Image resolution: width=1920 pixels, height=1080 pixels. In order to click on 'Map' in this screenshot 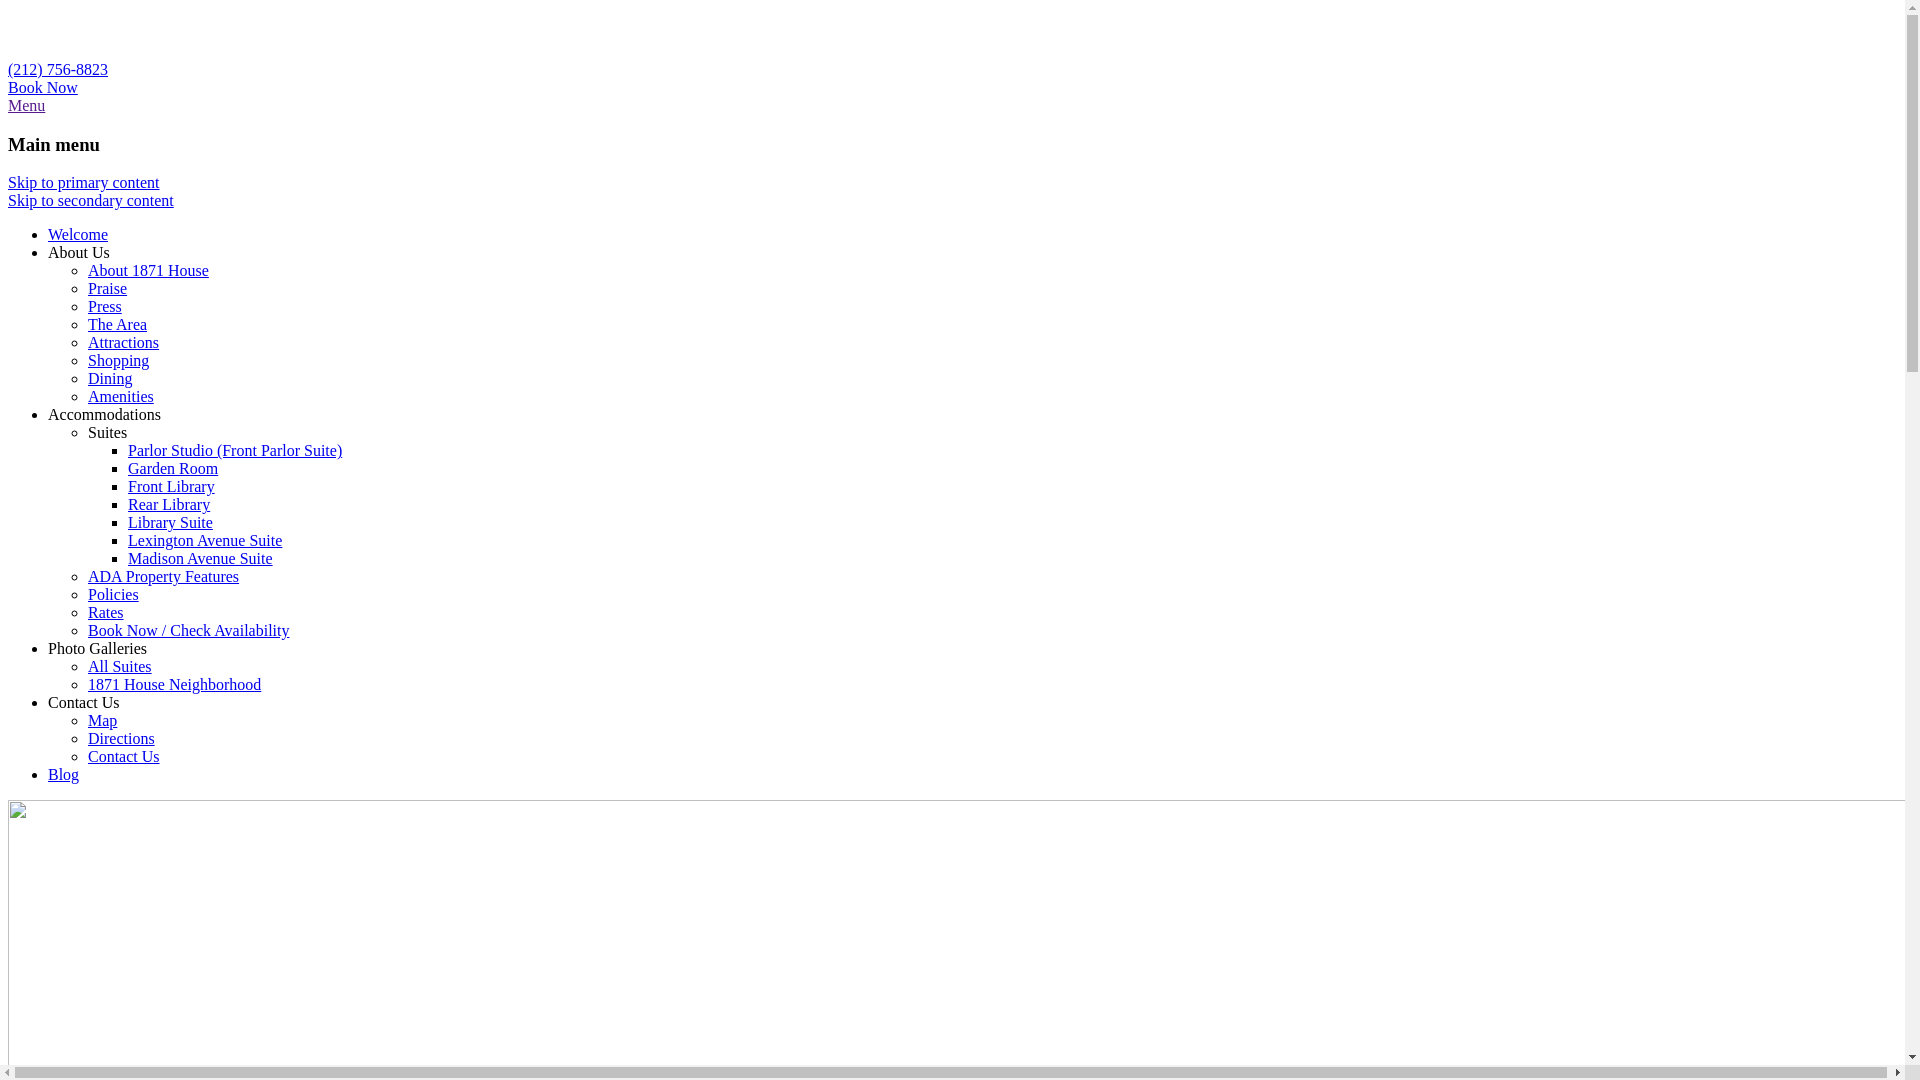, I will do `click(86, 720)`.